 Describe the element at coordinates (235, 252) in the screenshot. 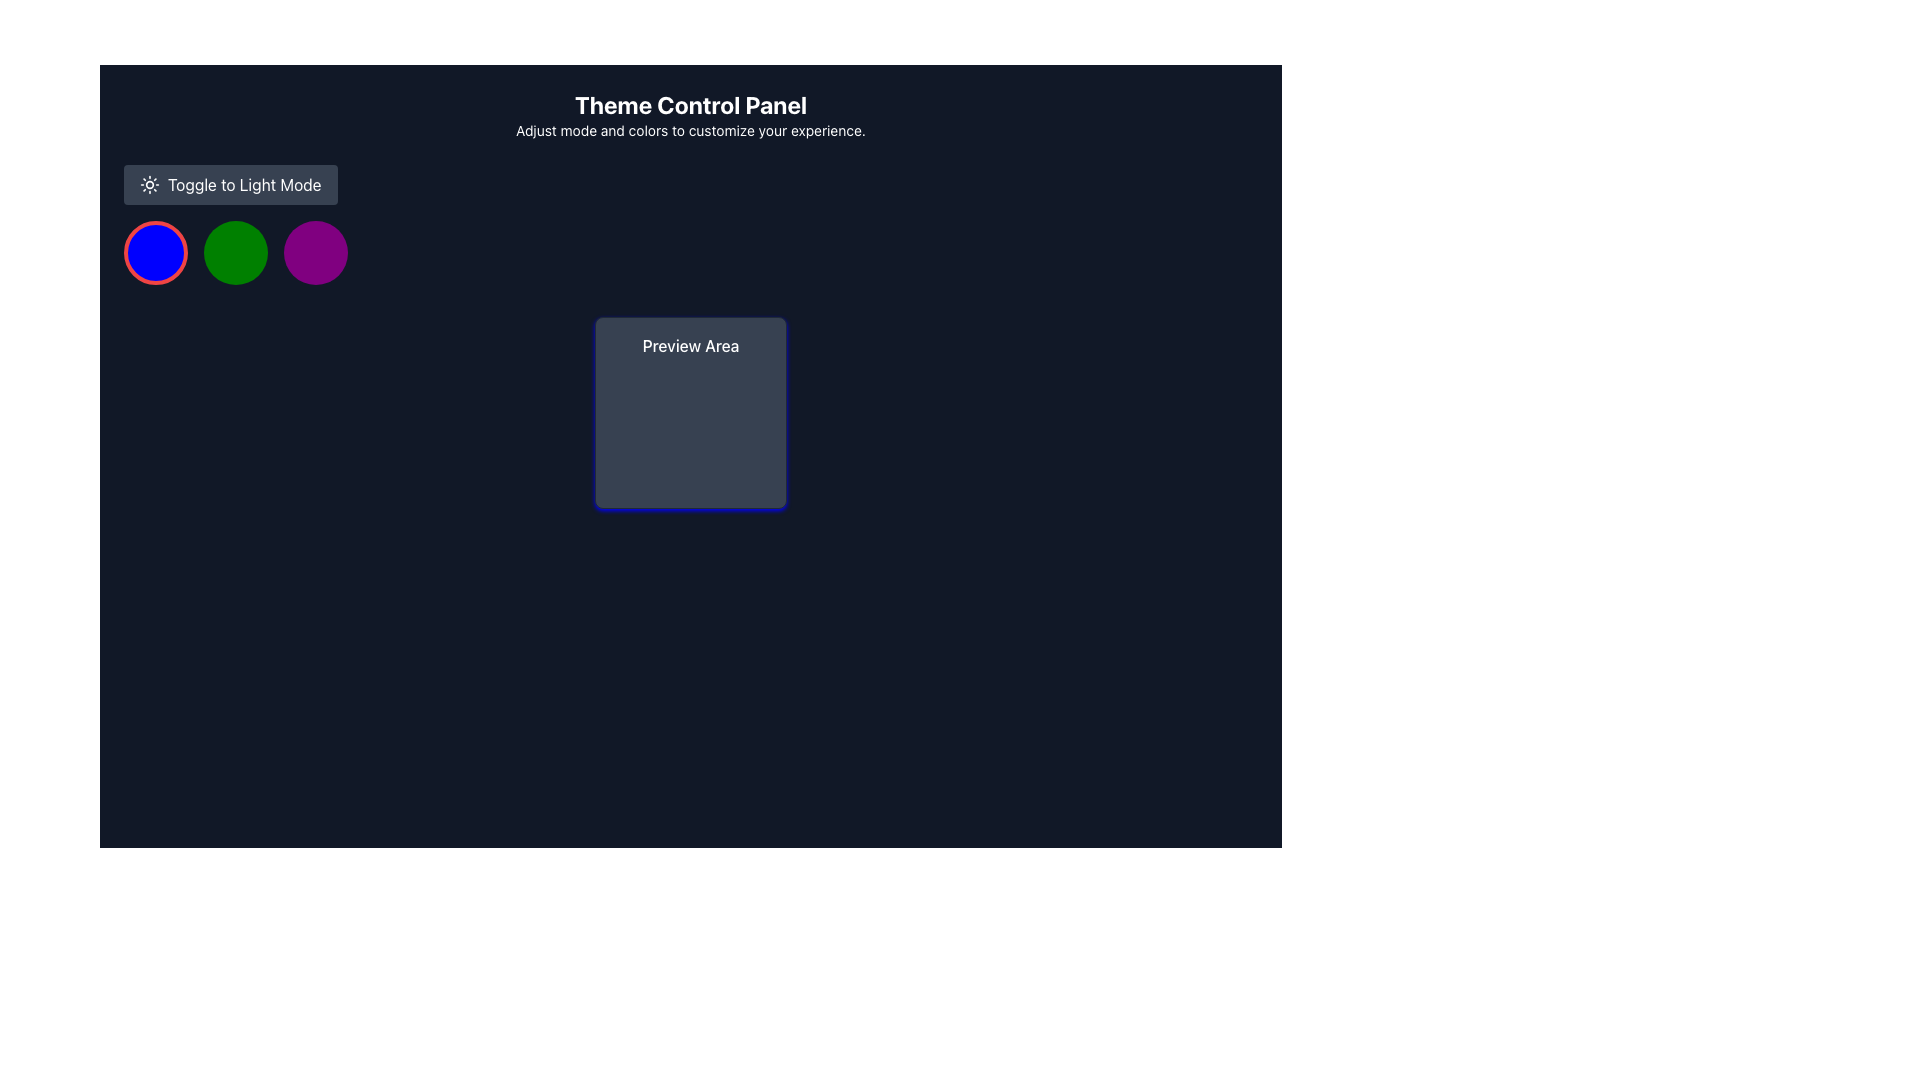

I see `the second circular button` at that location.